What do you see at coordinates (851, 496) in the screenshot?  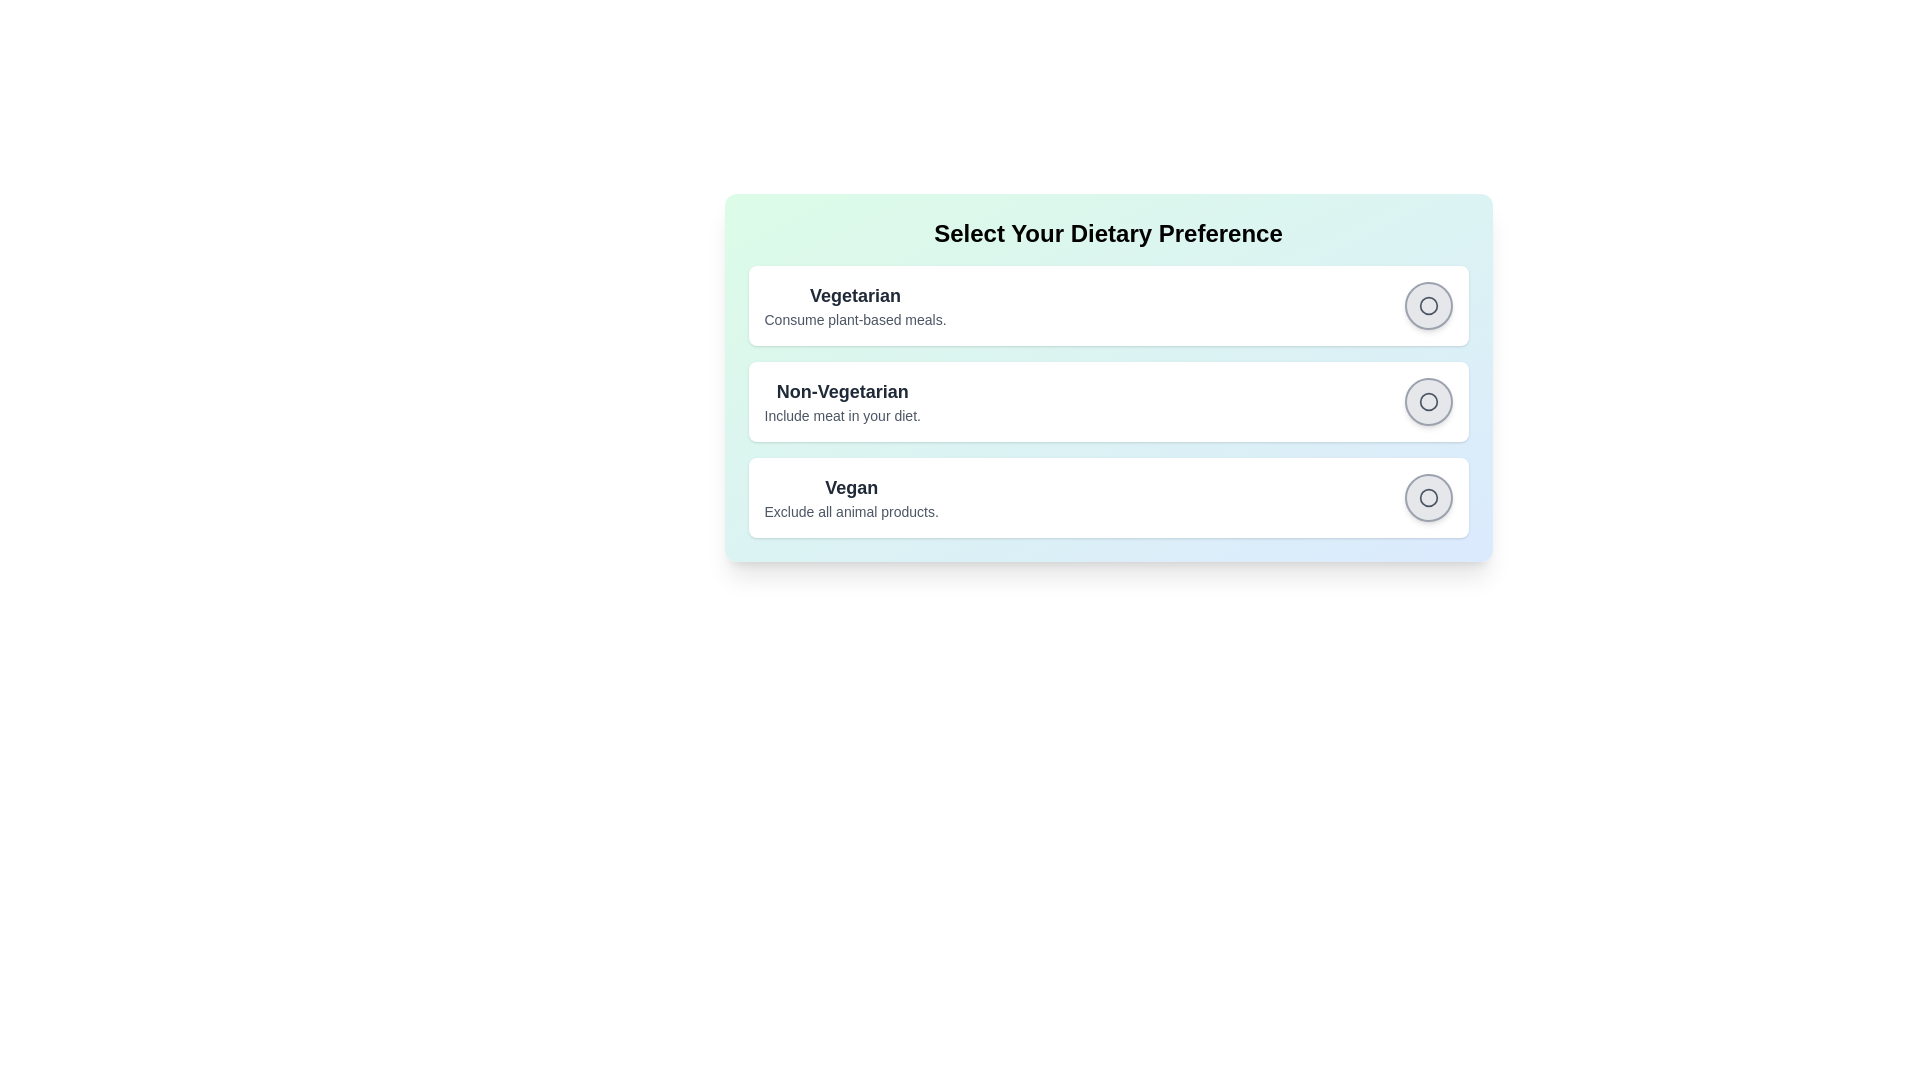 I see `the 'Vegan' dietary preference text label, which provides information about excluding all animal products, located within the selectable options under 'Select Your Dietary Preference.'` at bounding box center [851, 496].